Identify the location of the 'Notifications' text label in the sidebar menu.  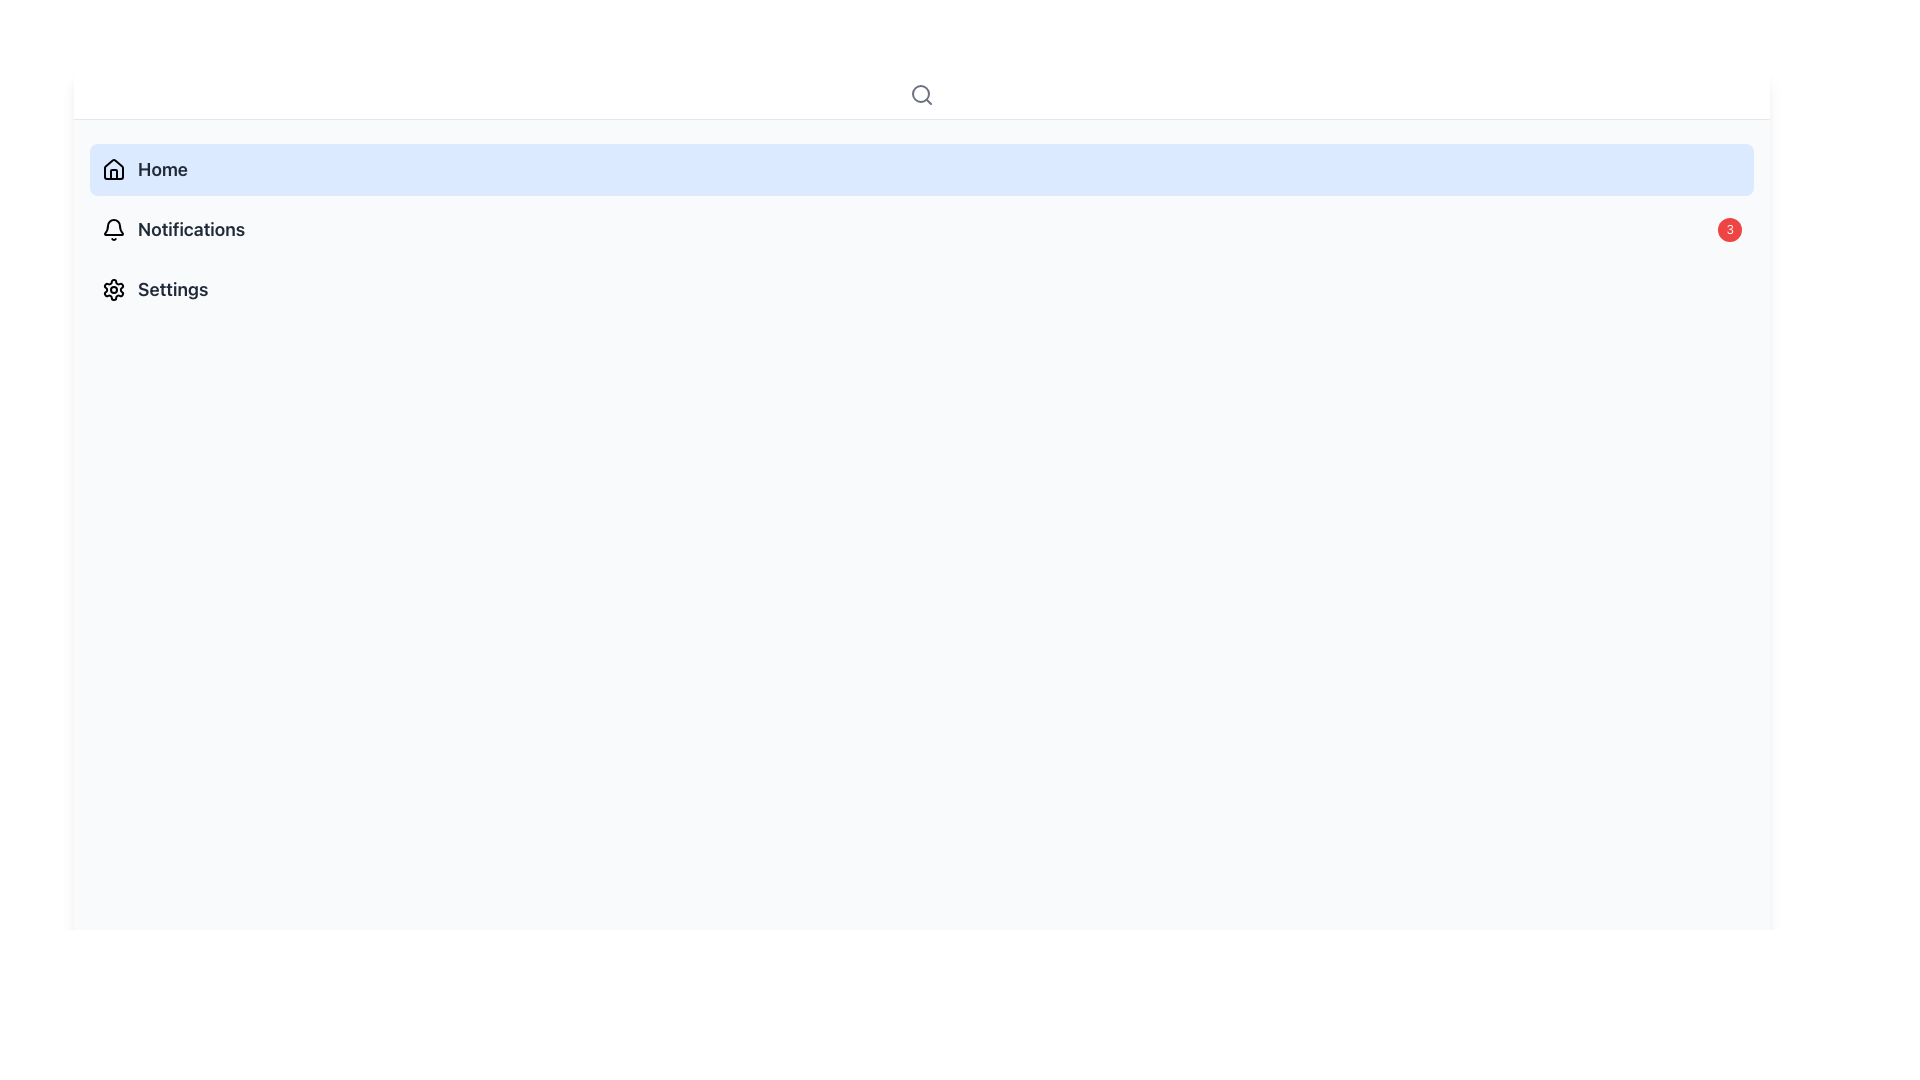
(191, 229).